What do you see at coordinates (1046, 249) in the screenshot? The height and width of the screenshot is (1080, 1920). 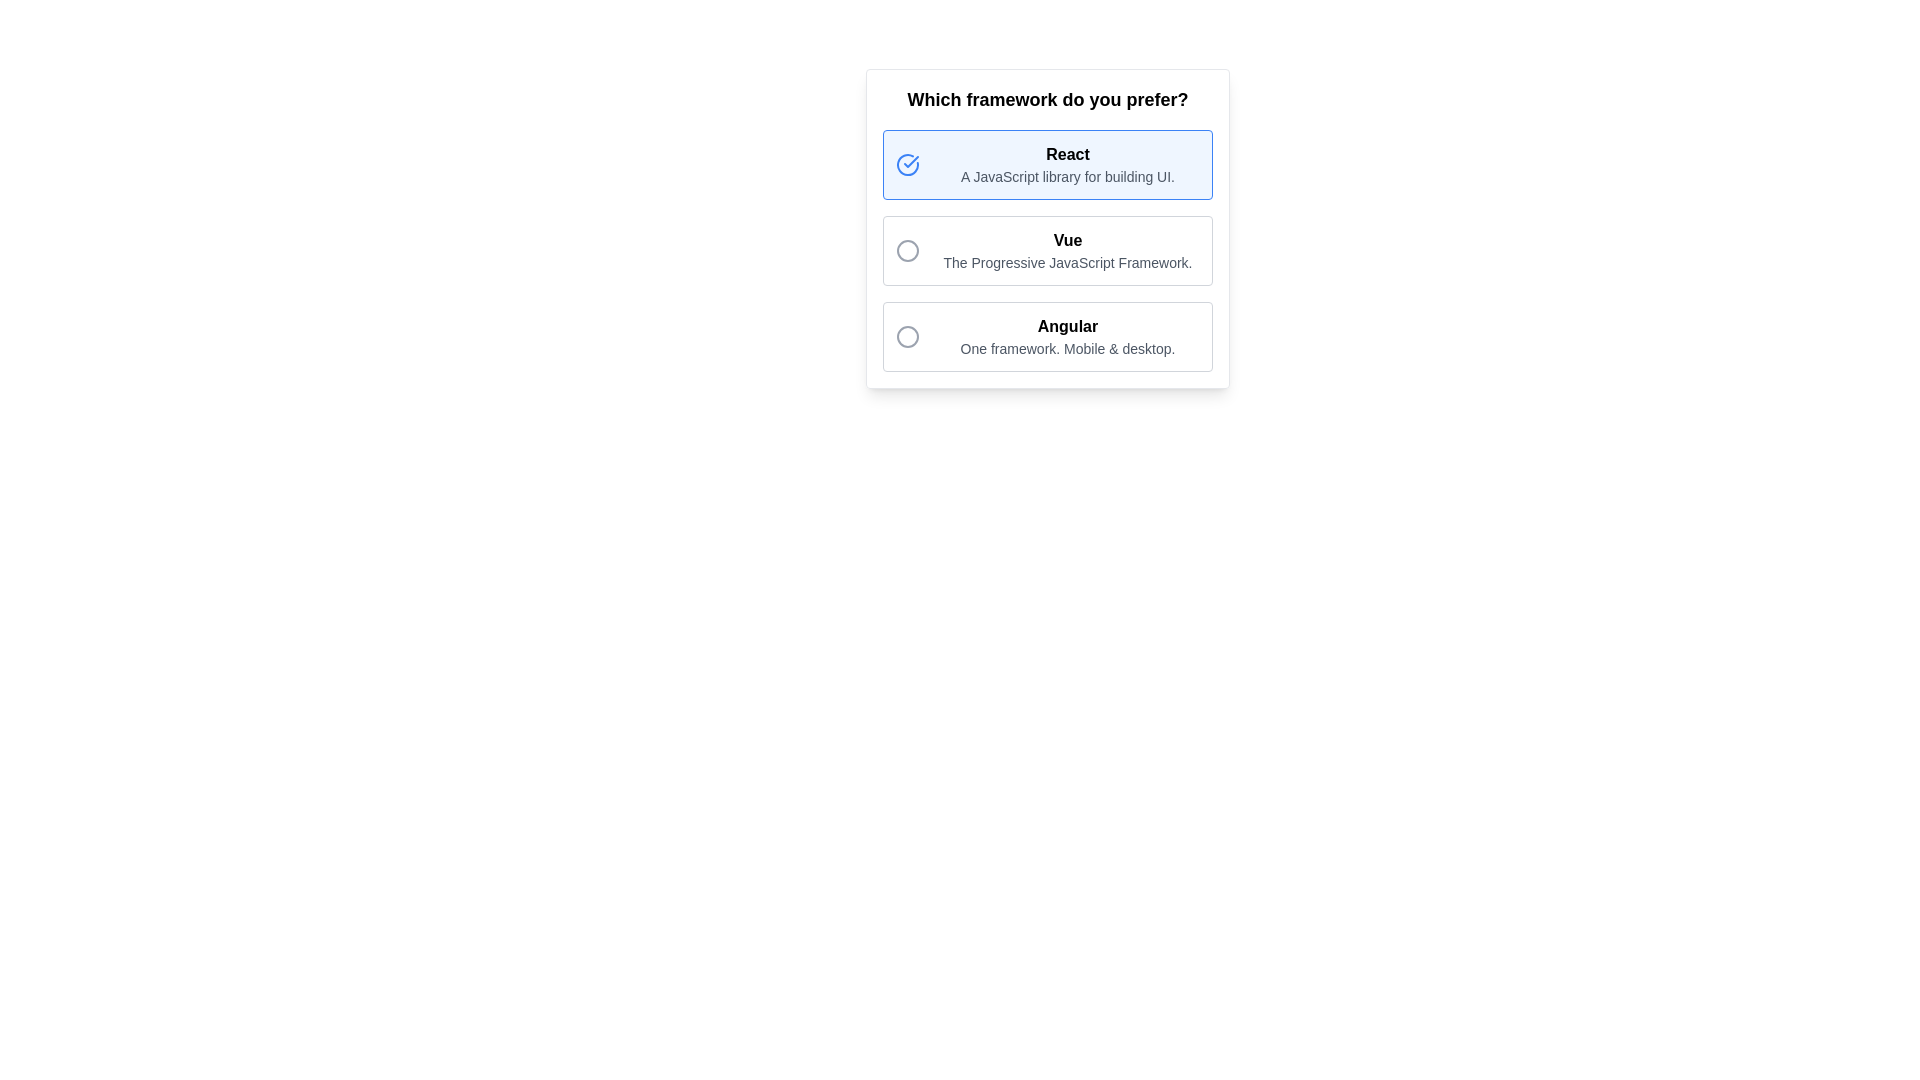 I see `the radio button for the 'Vue' framework option, which is the second choice in the vertical list of three options` at bounding box center [1046, 249].